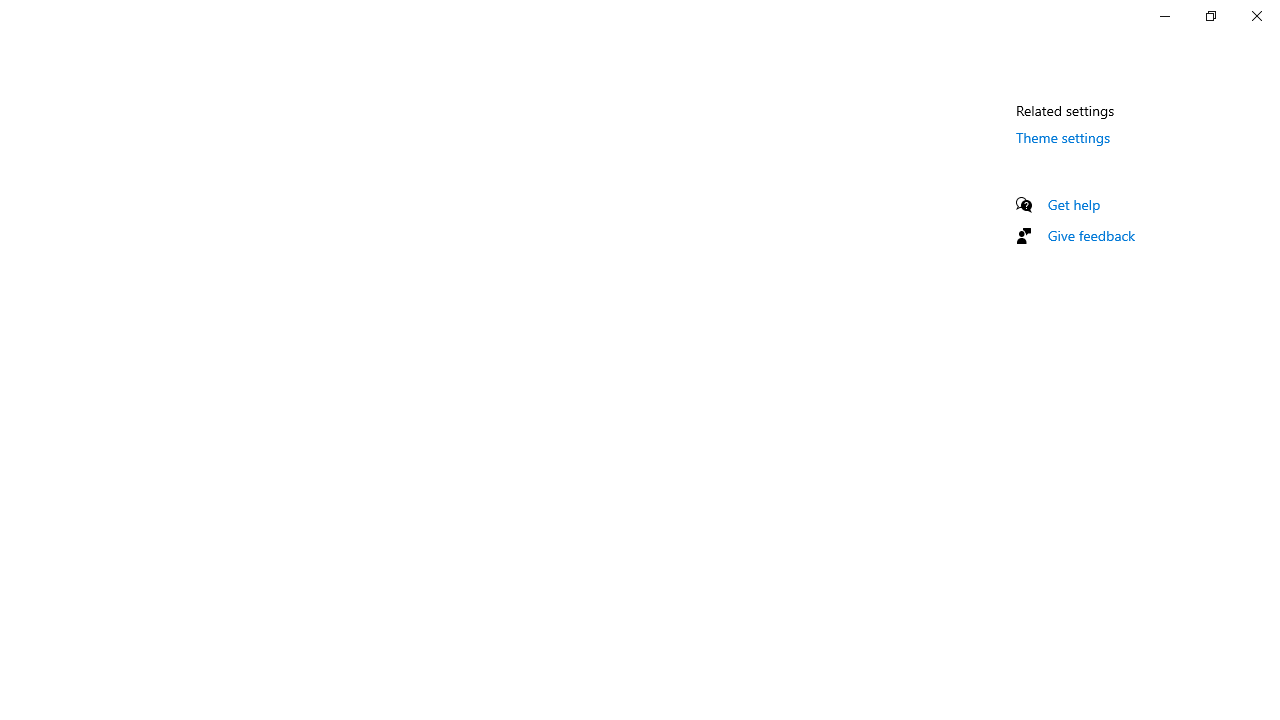 Image resolution: width=1280 pixels, height=720 pixels. Describe the element at coordinates (1255, 15) in the screenshot. I see `'Close Settings'` at that location.